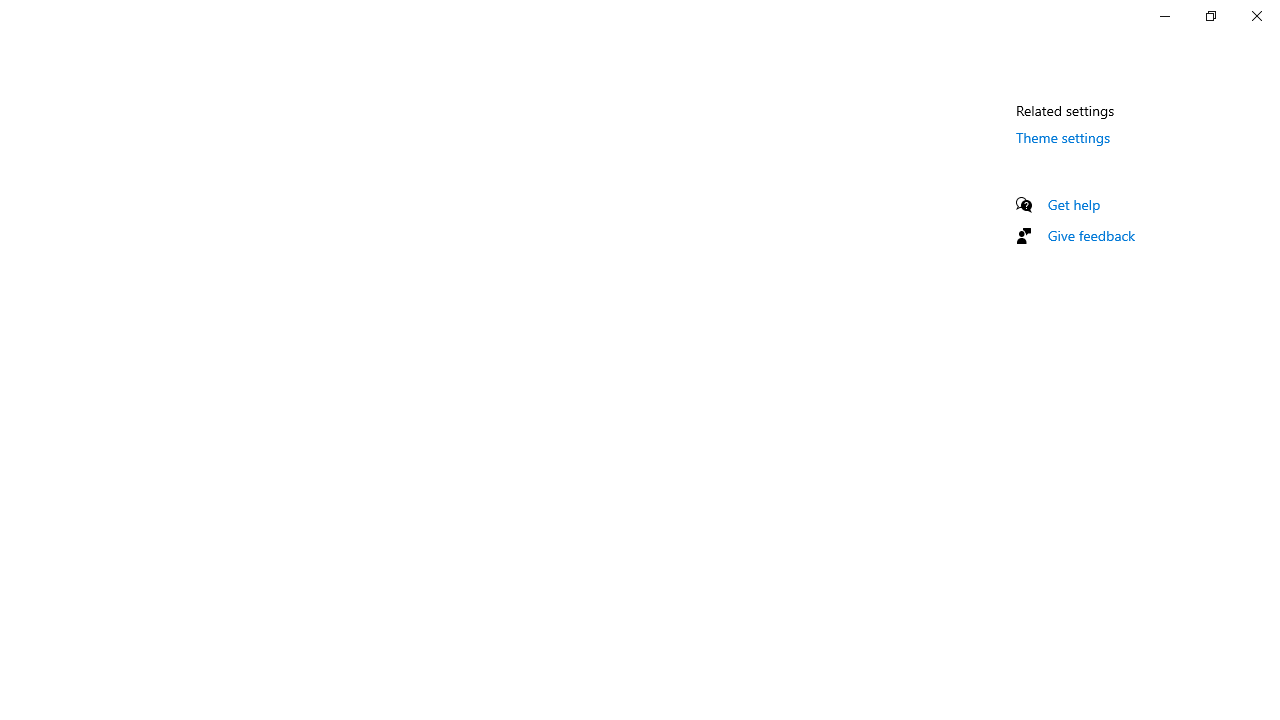 Image resolution: width=1280 pixels, height=720 pixels. Describe the element at coordinates (1255, 15) in the screenshot. I see `'Close Settings'` at that location.